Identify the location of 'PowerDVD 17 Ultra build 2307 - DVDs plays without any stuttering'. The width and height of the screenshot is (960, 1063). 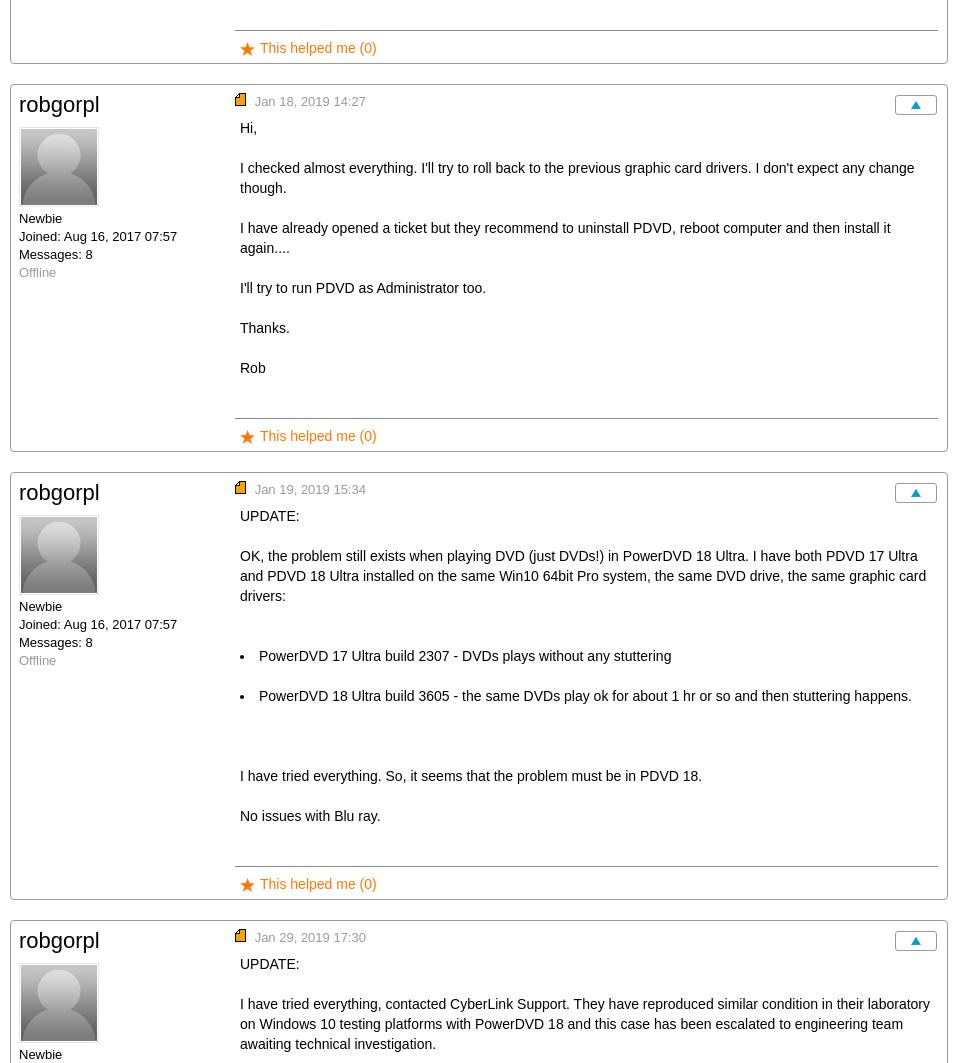
(465, 654).